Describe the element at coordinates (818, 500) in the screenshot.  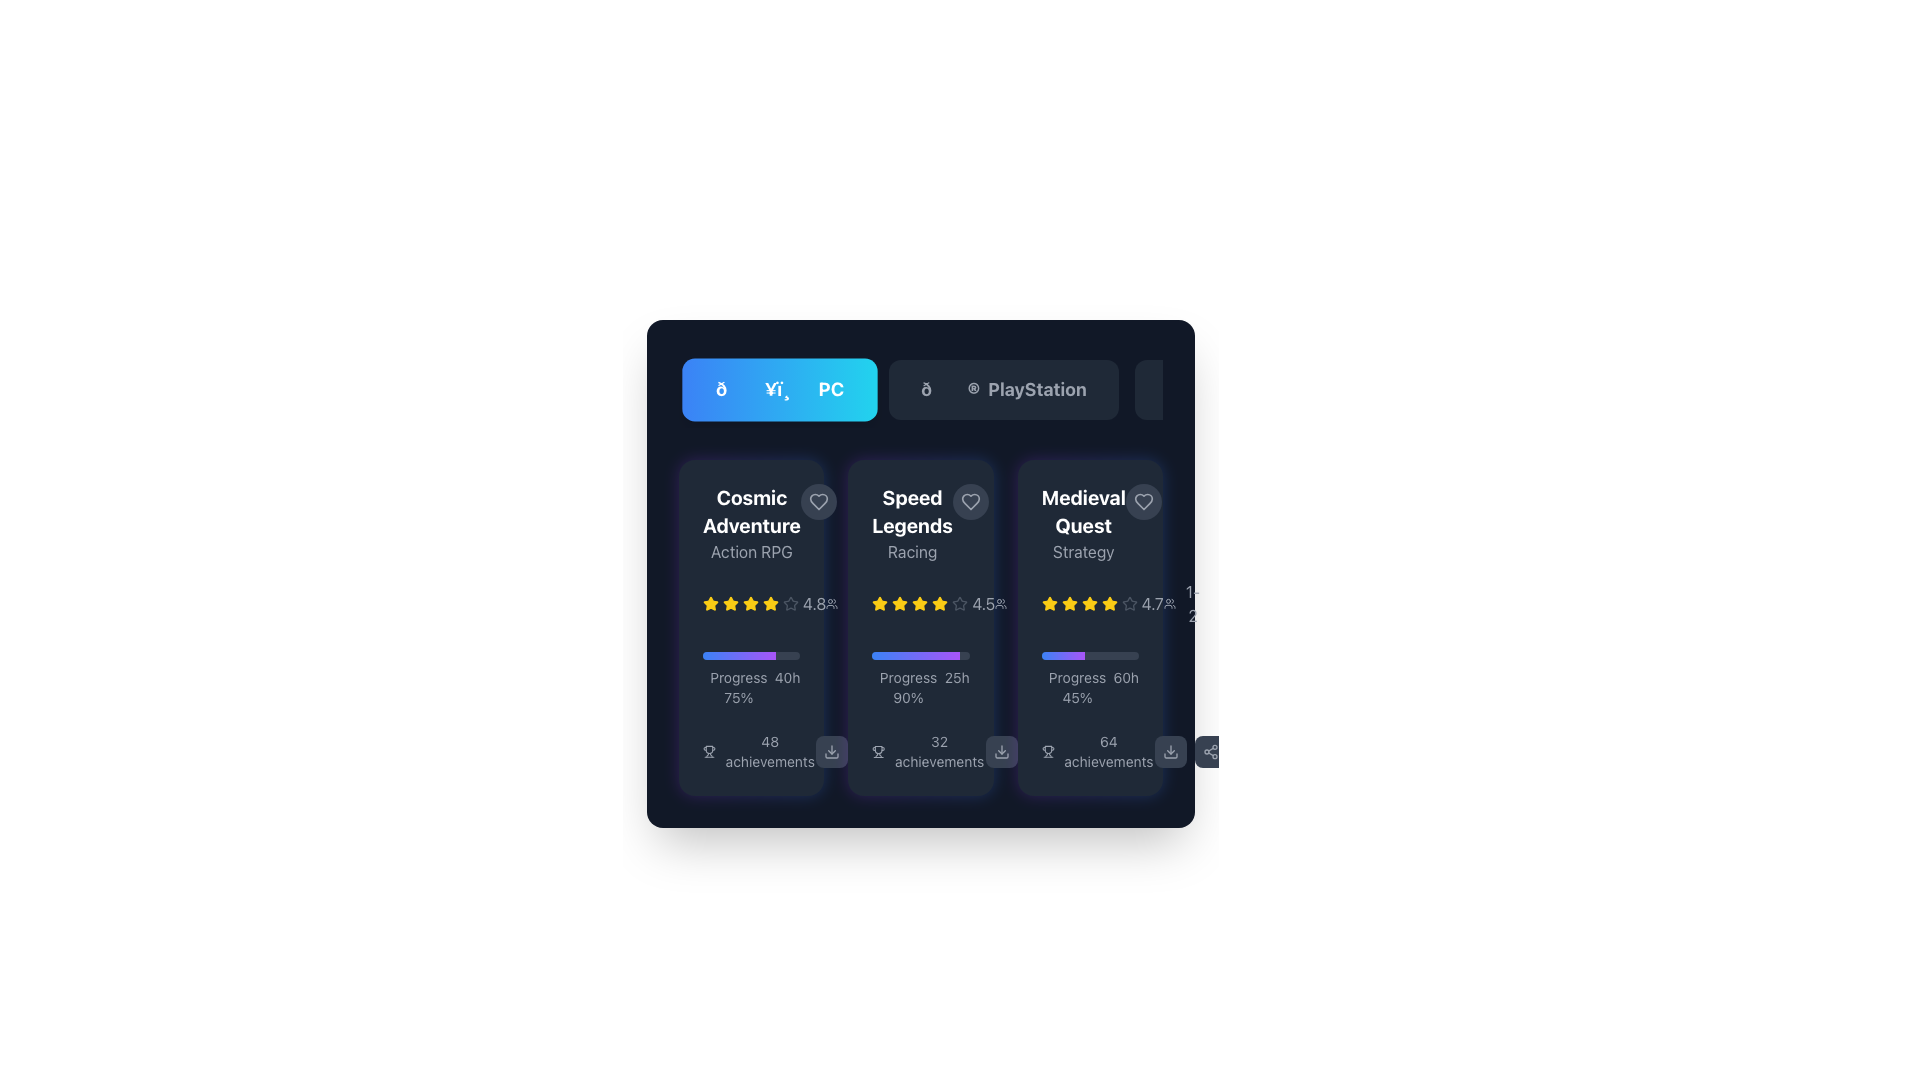
I see `the heart-shaped icon within the circular button in the top-right section of the 'Cosmic Adventure' card to mark it as favorite` at that location.